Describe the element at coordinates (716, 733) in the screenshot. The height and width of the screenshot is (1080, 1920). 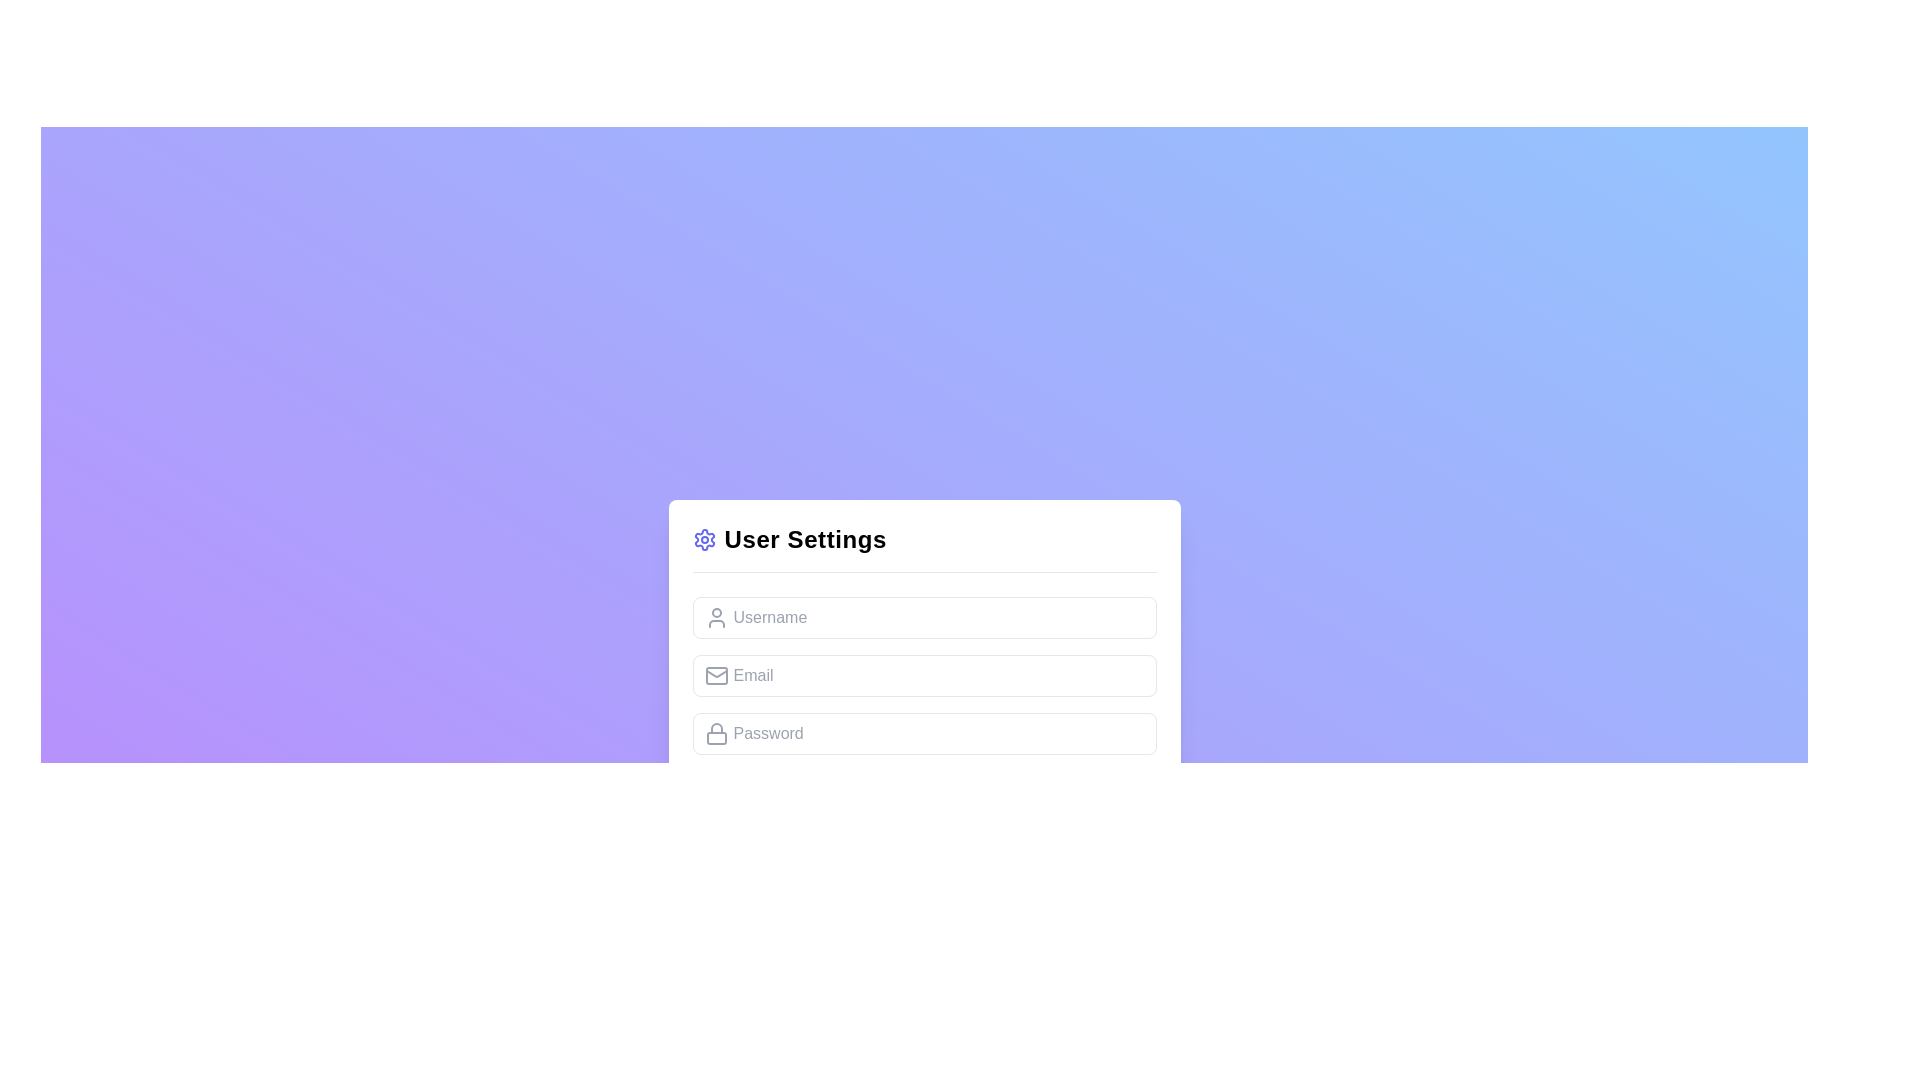
I see `the lock icon located on the far left of the password input field, which indicates that this field is for entering secure information` at that location.